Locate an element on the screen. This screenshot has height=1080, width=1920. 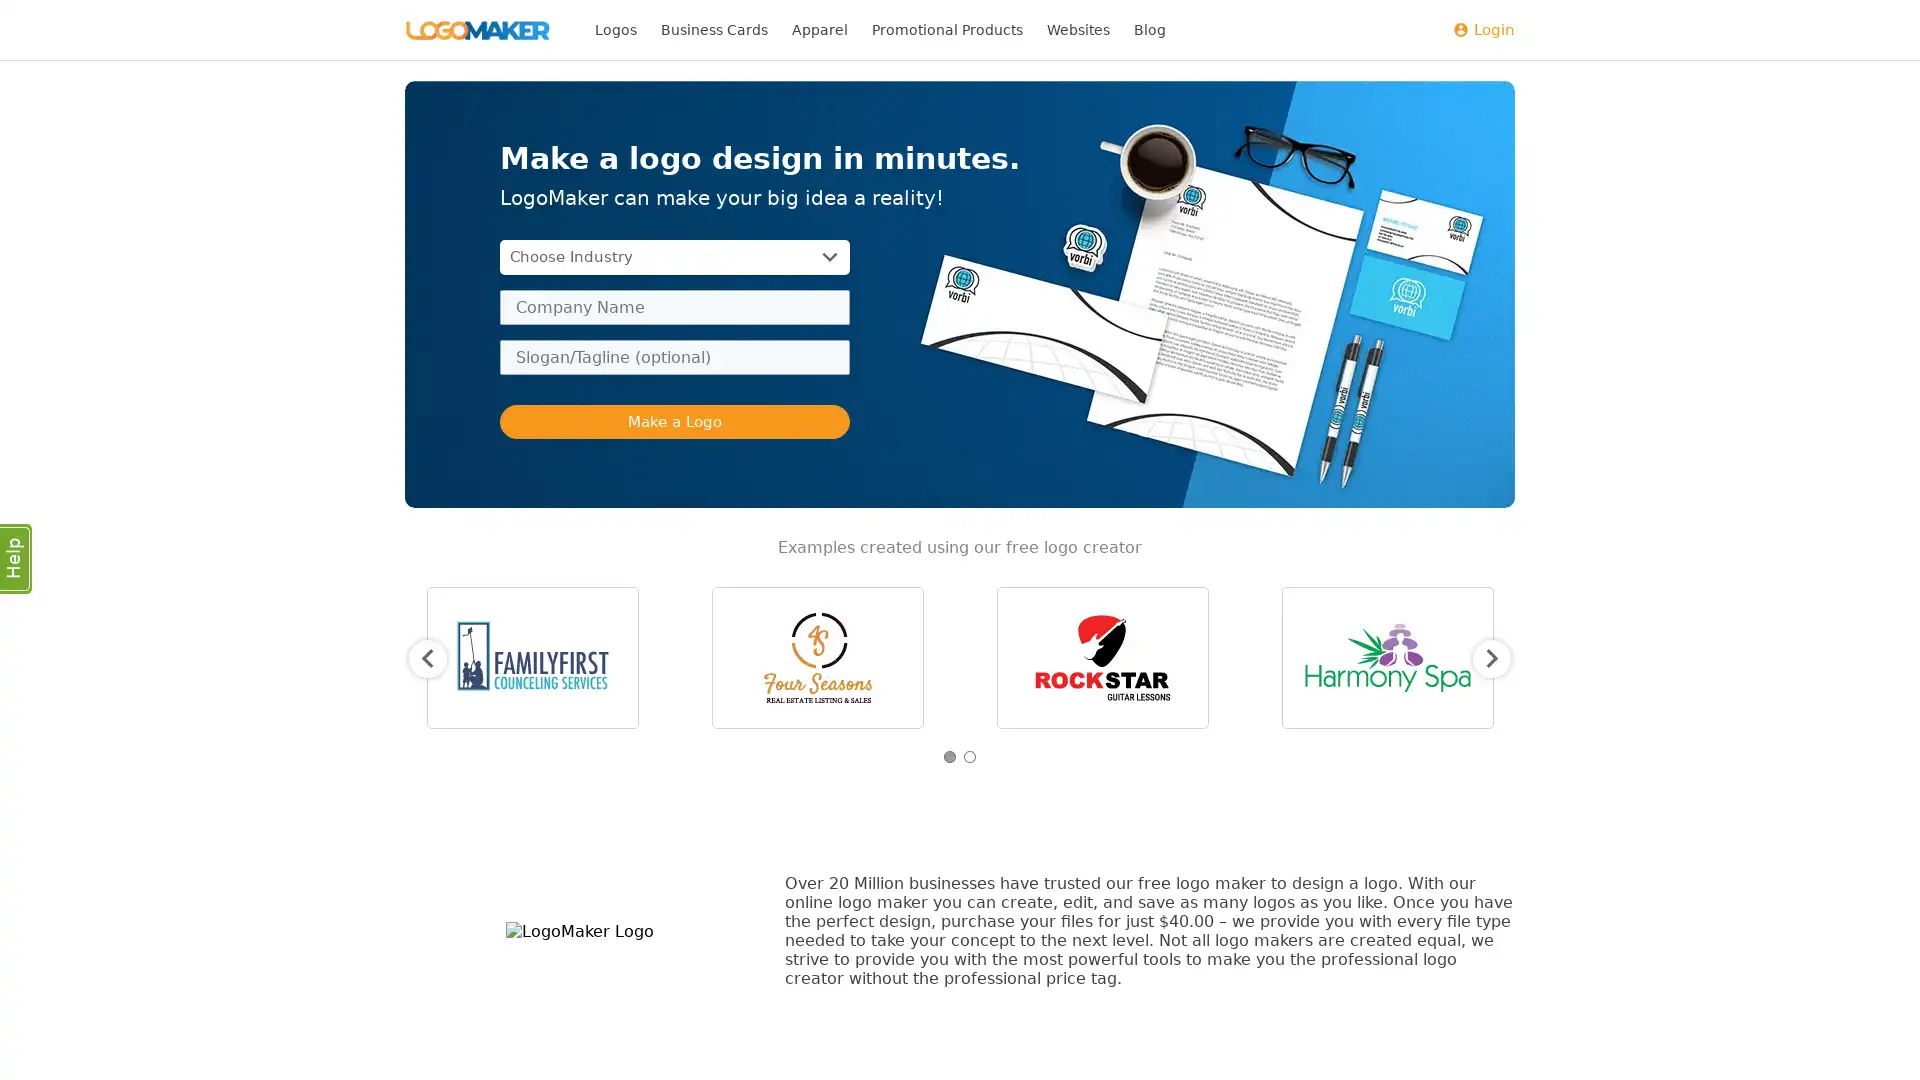
2 is located at coordinates (969, 756).